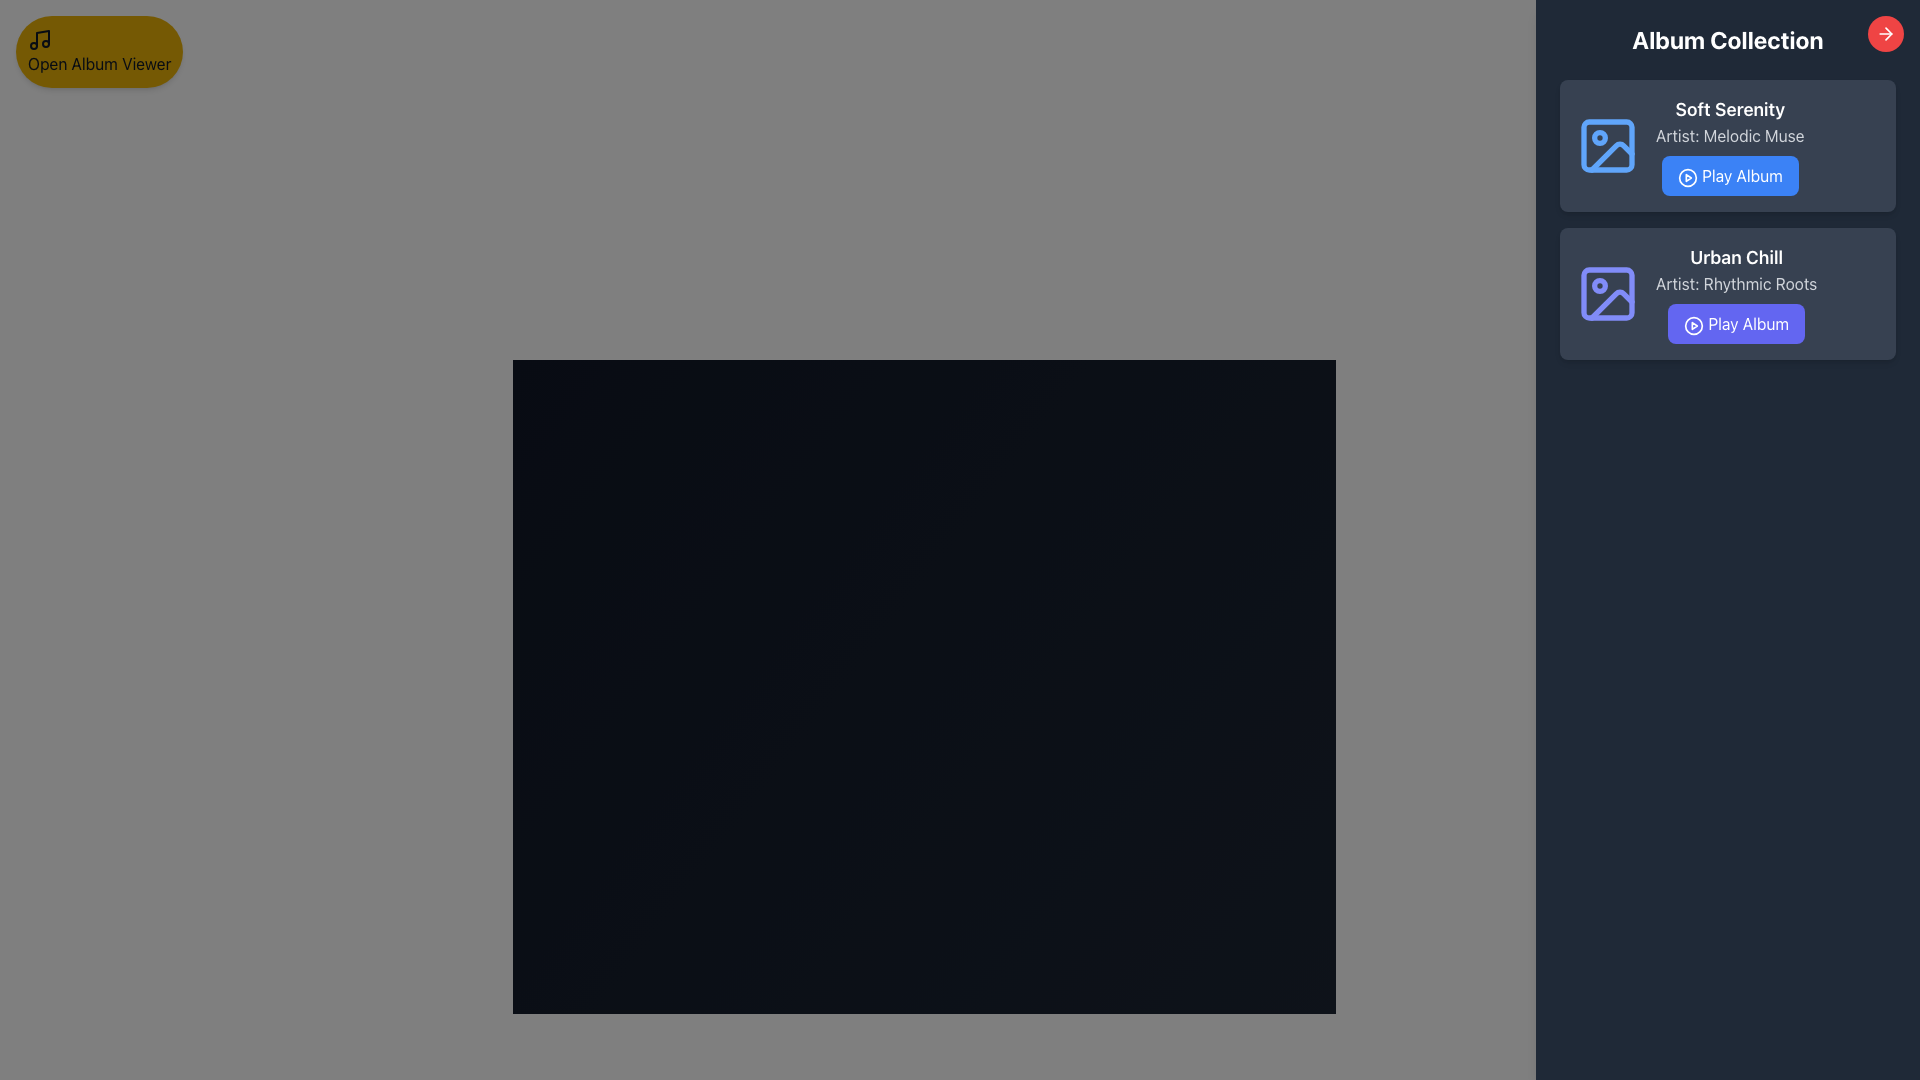 Image resolution: width=1920 pixels, height=1080 pixels. I want to click on the album thumbnail icon for 'Soft Serenity', which is the first visual element in the top-left corner of its card in the right sidebar, so click(1608, 145).